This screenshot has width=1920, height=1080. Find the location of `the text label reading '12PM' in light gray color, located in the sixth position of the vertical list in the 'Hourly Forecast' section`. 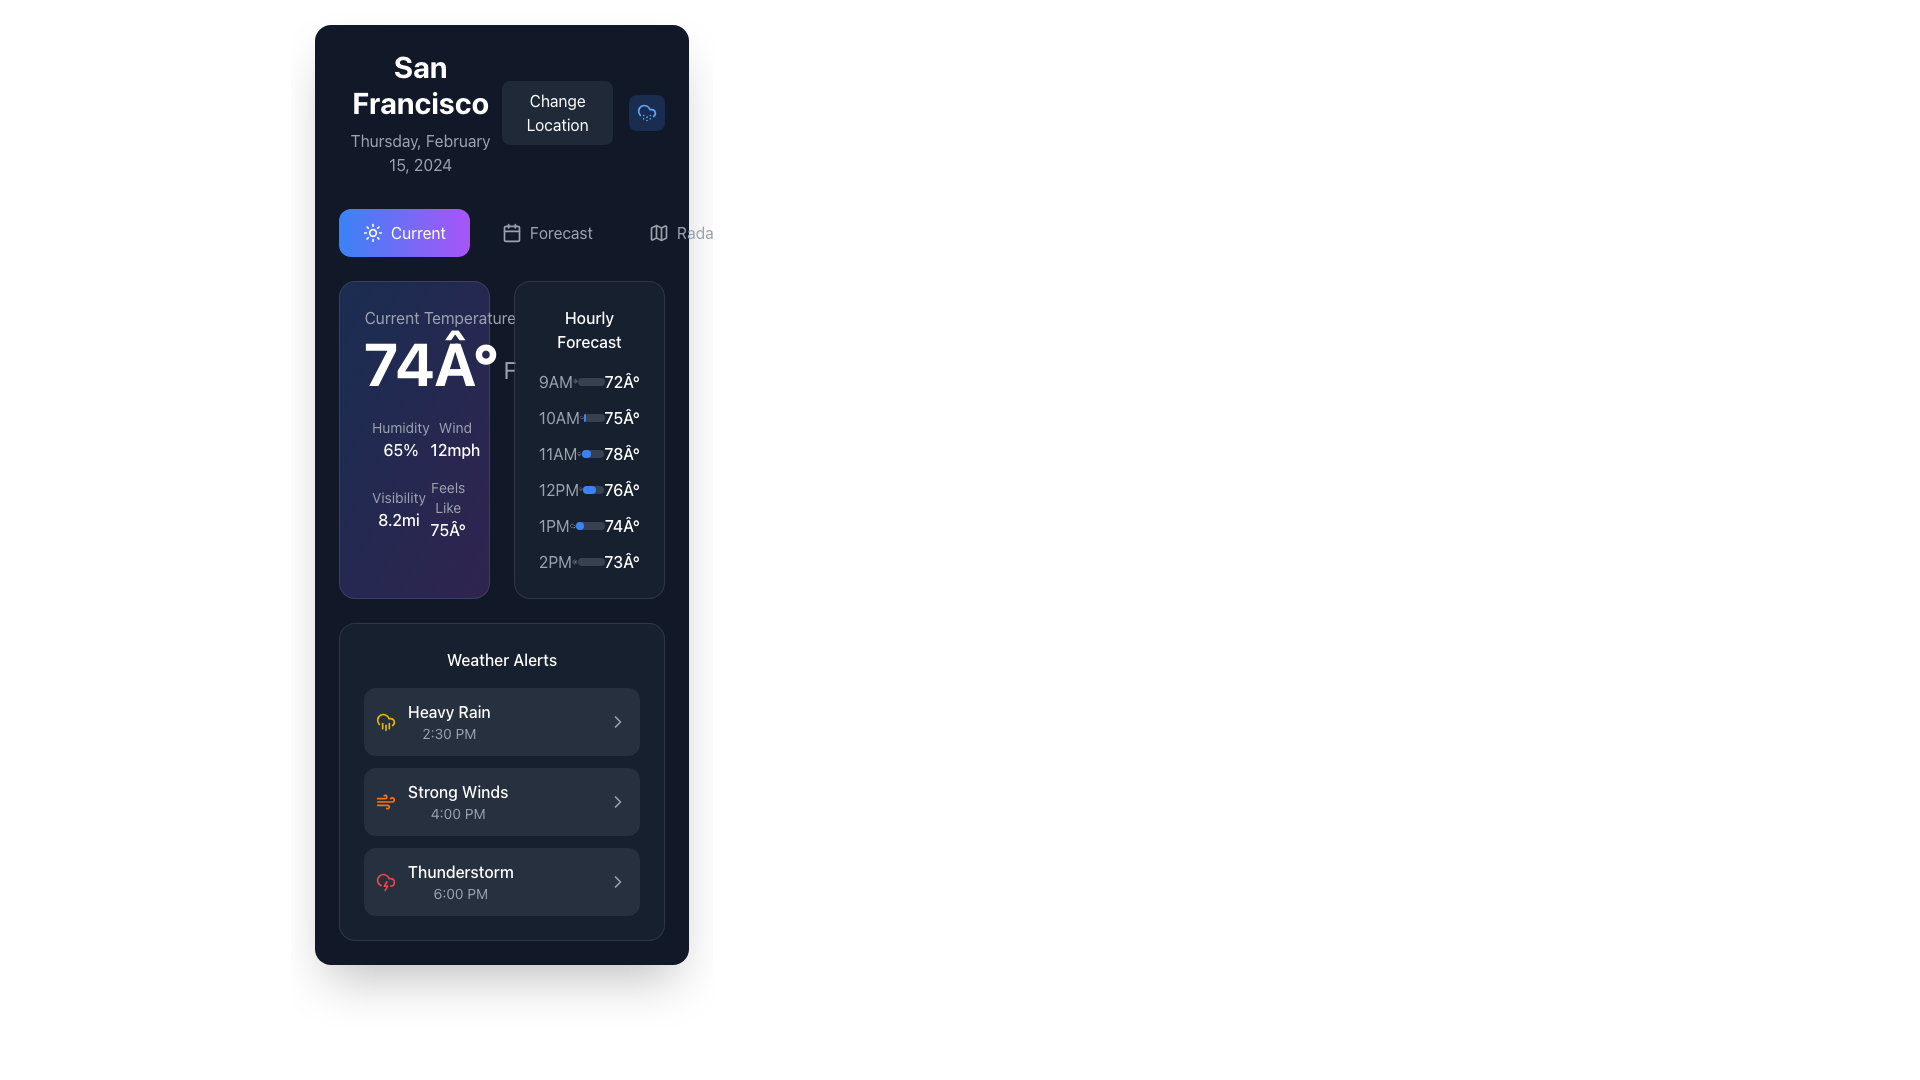

the text label reading '12PM' in light gray color, located in the sixth position of the vertical list in the 'Hourly Forecast' section is located at coordinates (558, 489).